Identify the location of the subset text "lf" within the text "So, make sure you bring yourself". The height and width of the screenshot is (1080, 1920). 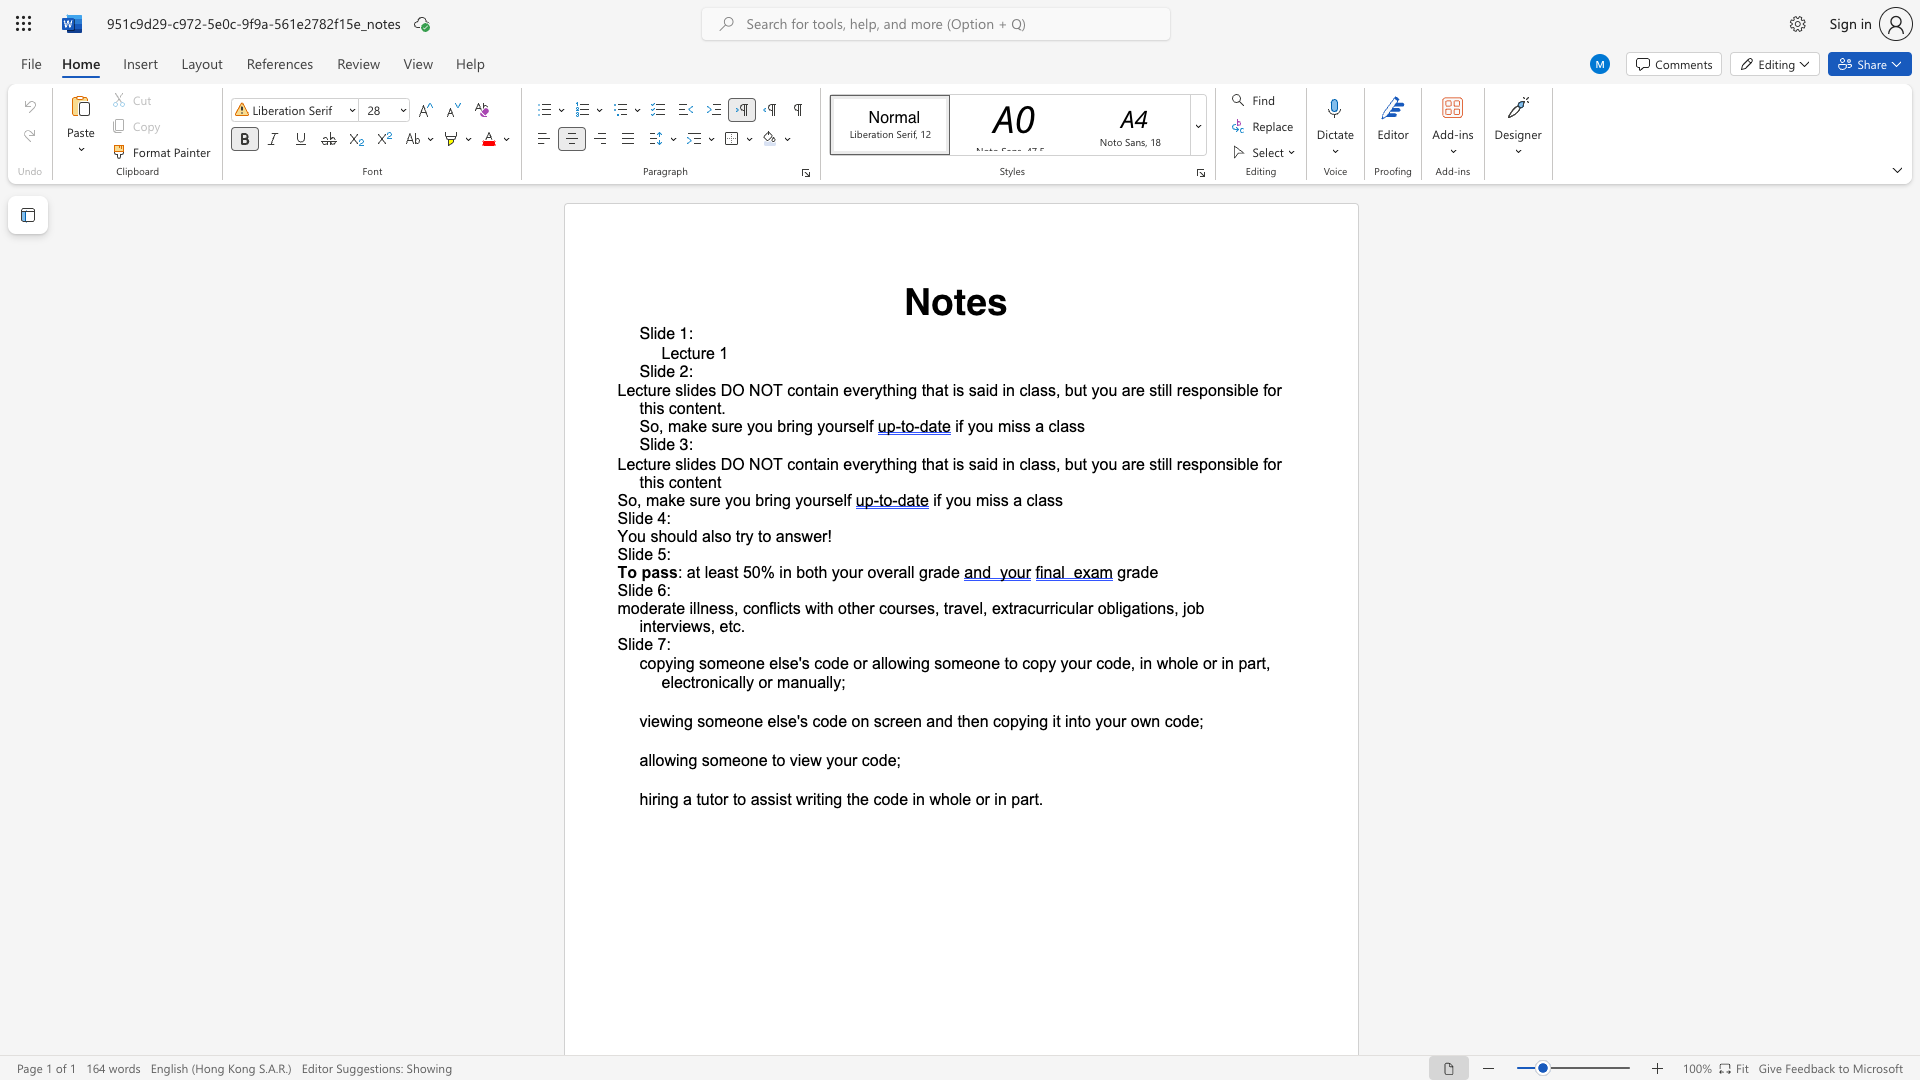
(843, 499).